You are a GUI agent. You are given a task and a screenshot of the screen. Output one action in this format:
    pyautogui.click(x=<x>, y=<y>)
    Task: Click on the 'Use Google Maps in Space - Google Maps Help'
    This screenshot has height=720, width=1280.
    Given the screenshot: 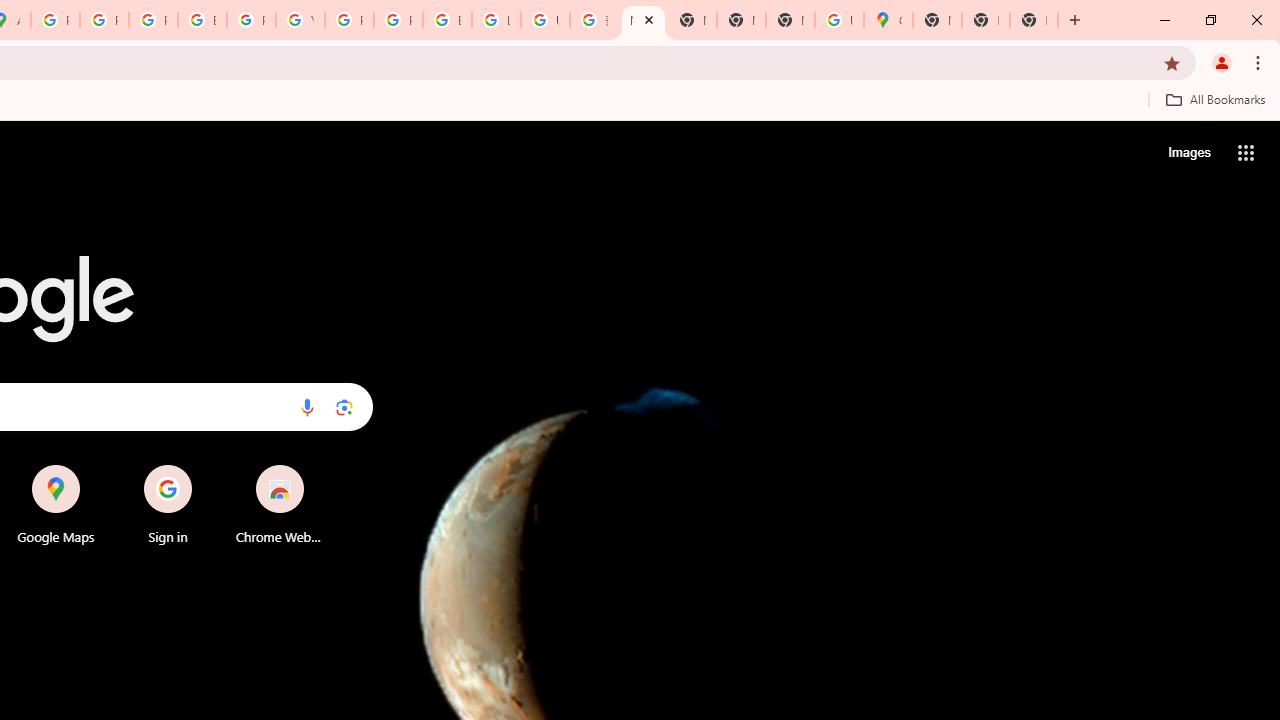 What is the action you would take?
    pyautogui.click(x=839, y=20)
    